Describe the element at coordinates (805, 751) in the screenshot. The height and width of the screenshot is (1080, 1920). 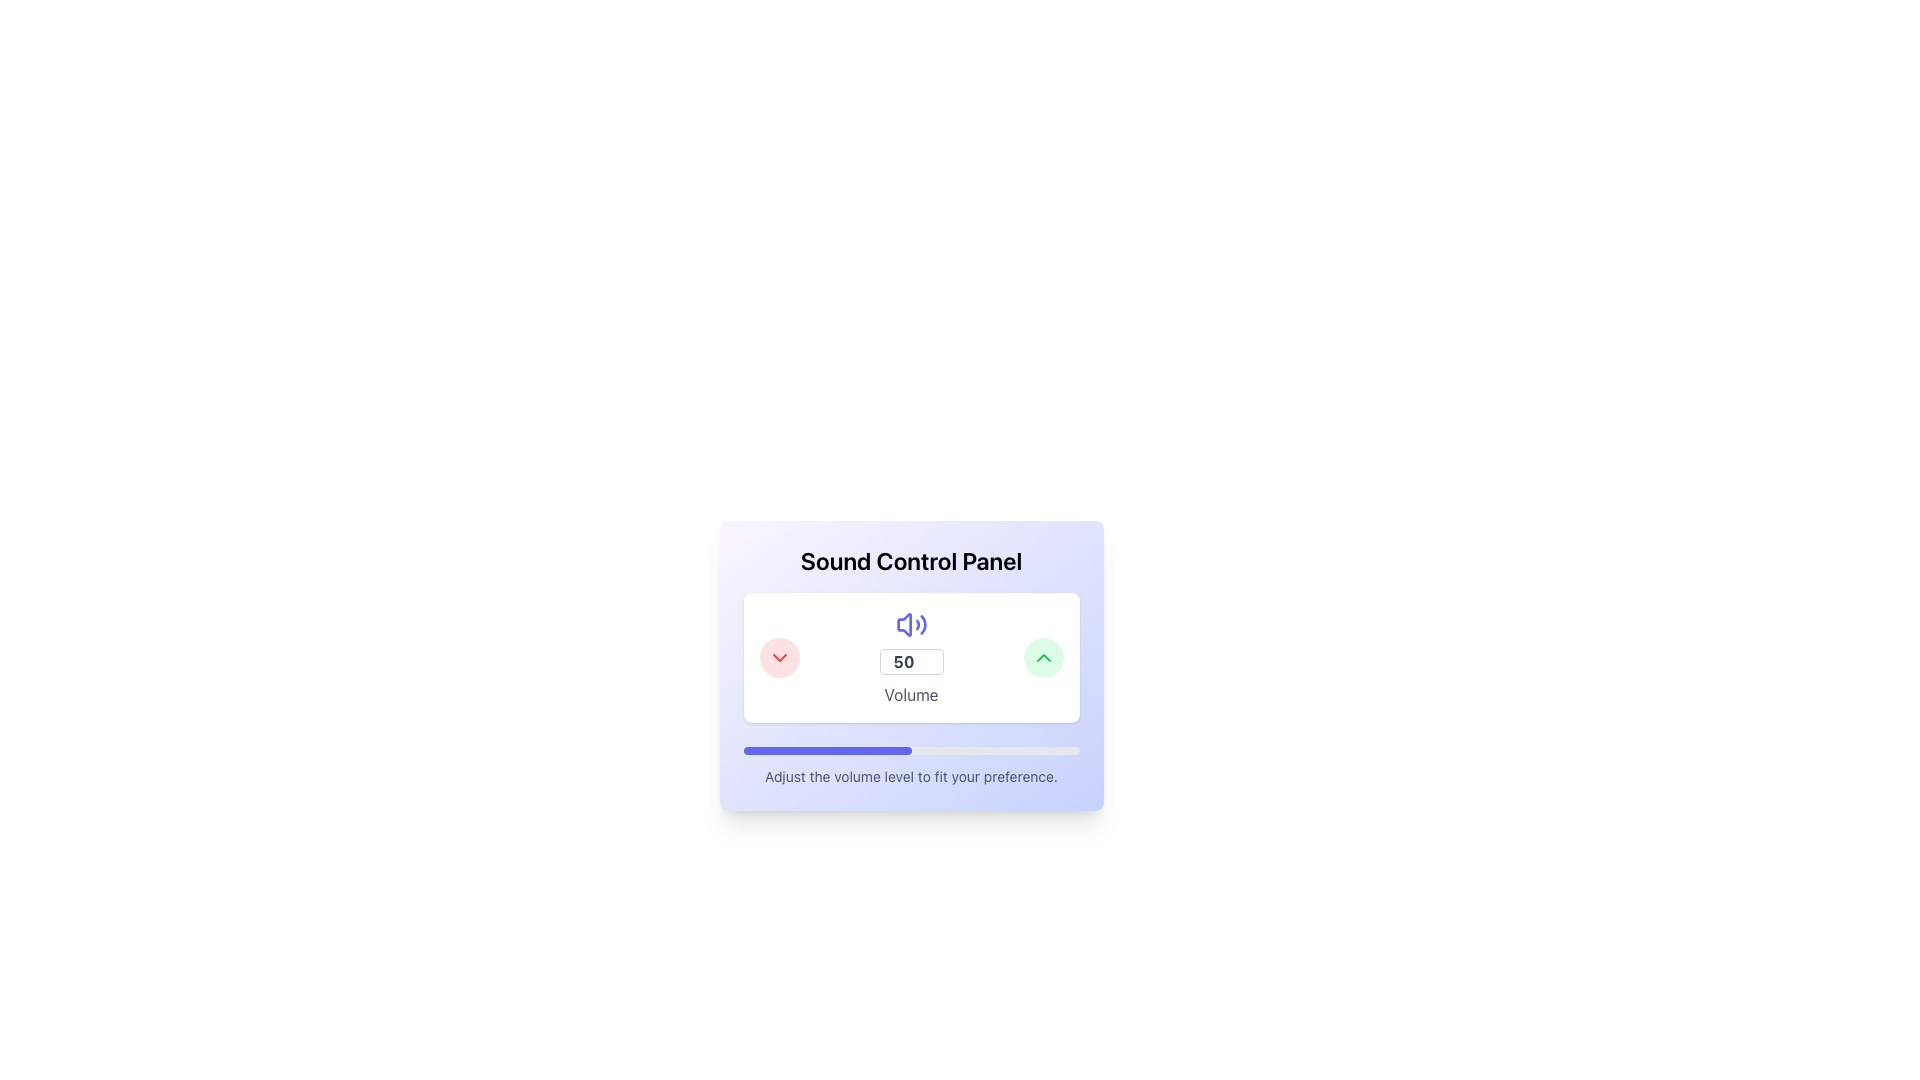
I see `the volume` at that location.